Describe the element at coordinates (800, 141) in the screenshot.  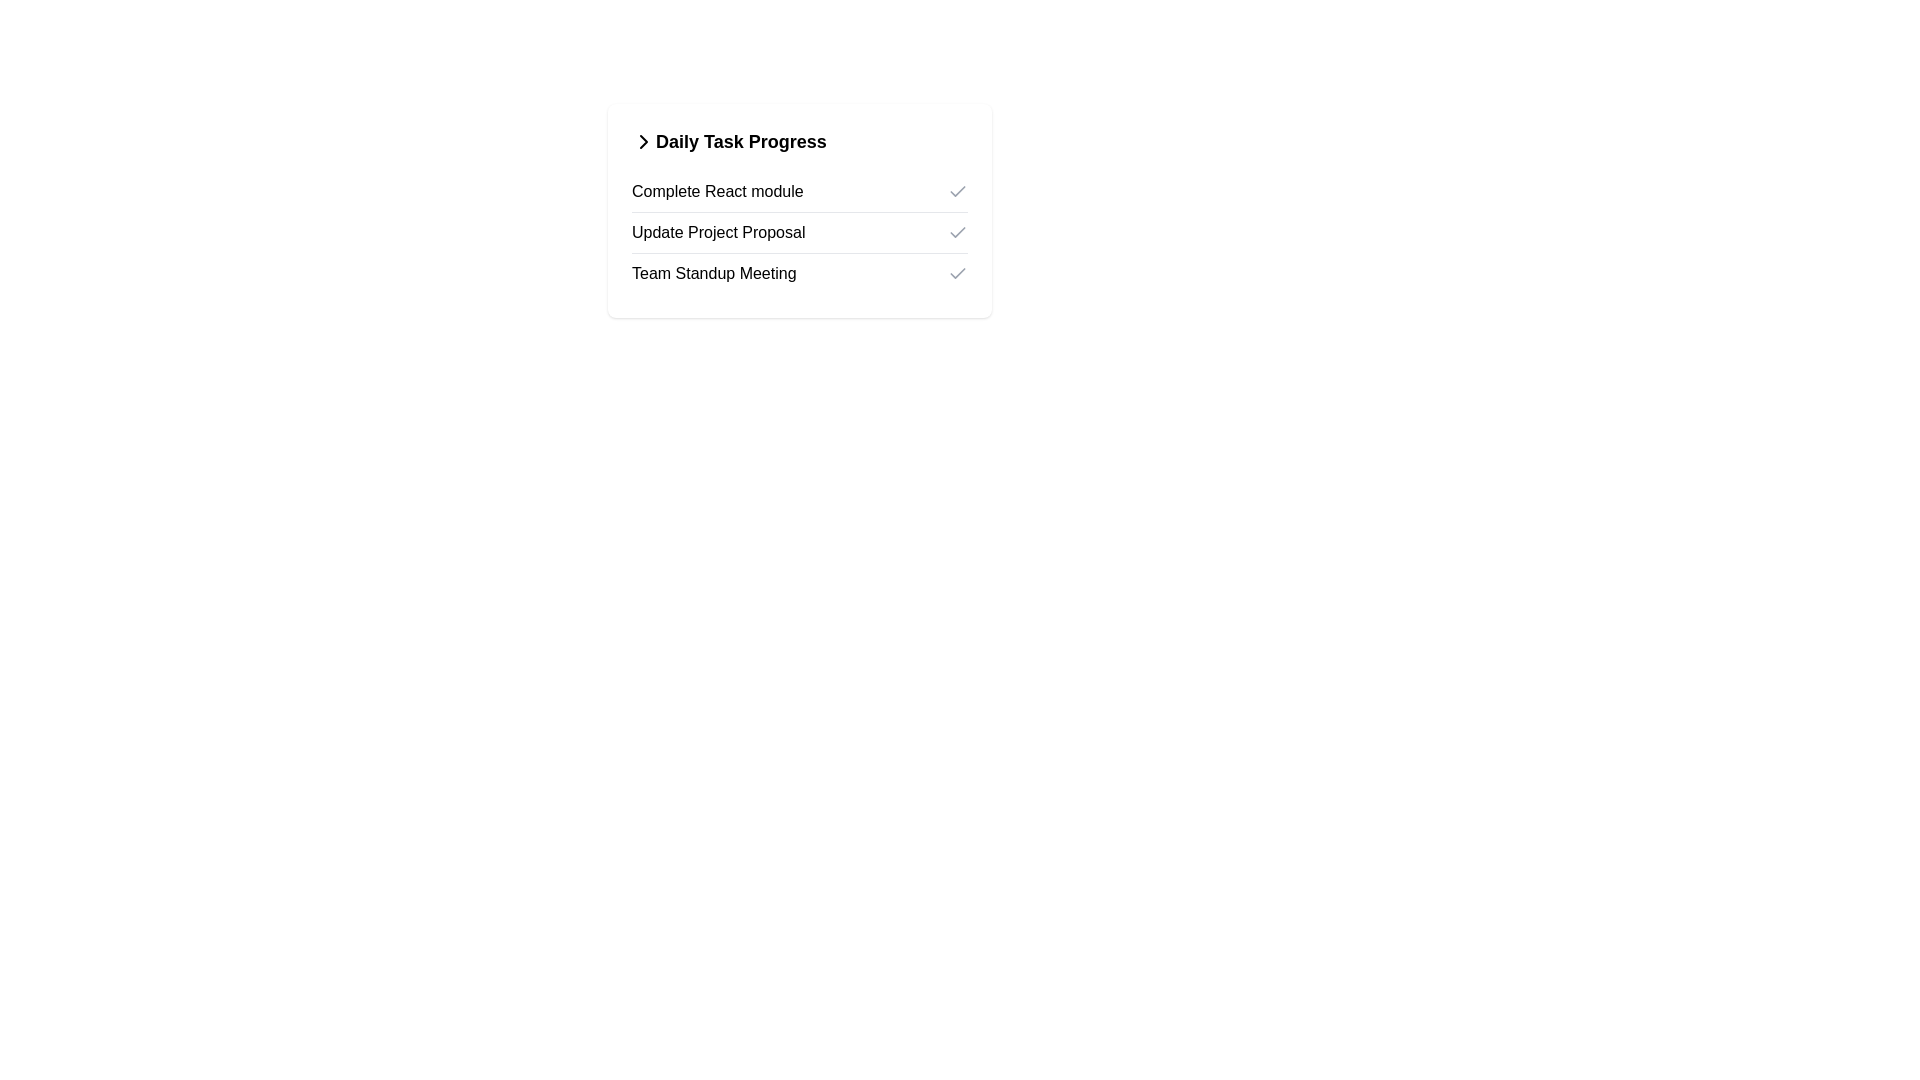
I see `the 'Daily Task Progress' heading with the right-pointing chevron icon` at that location.